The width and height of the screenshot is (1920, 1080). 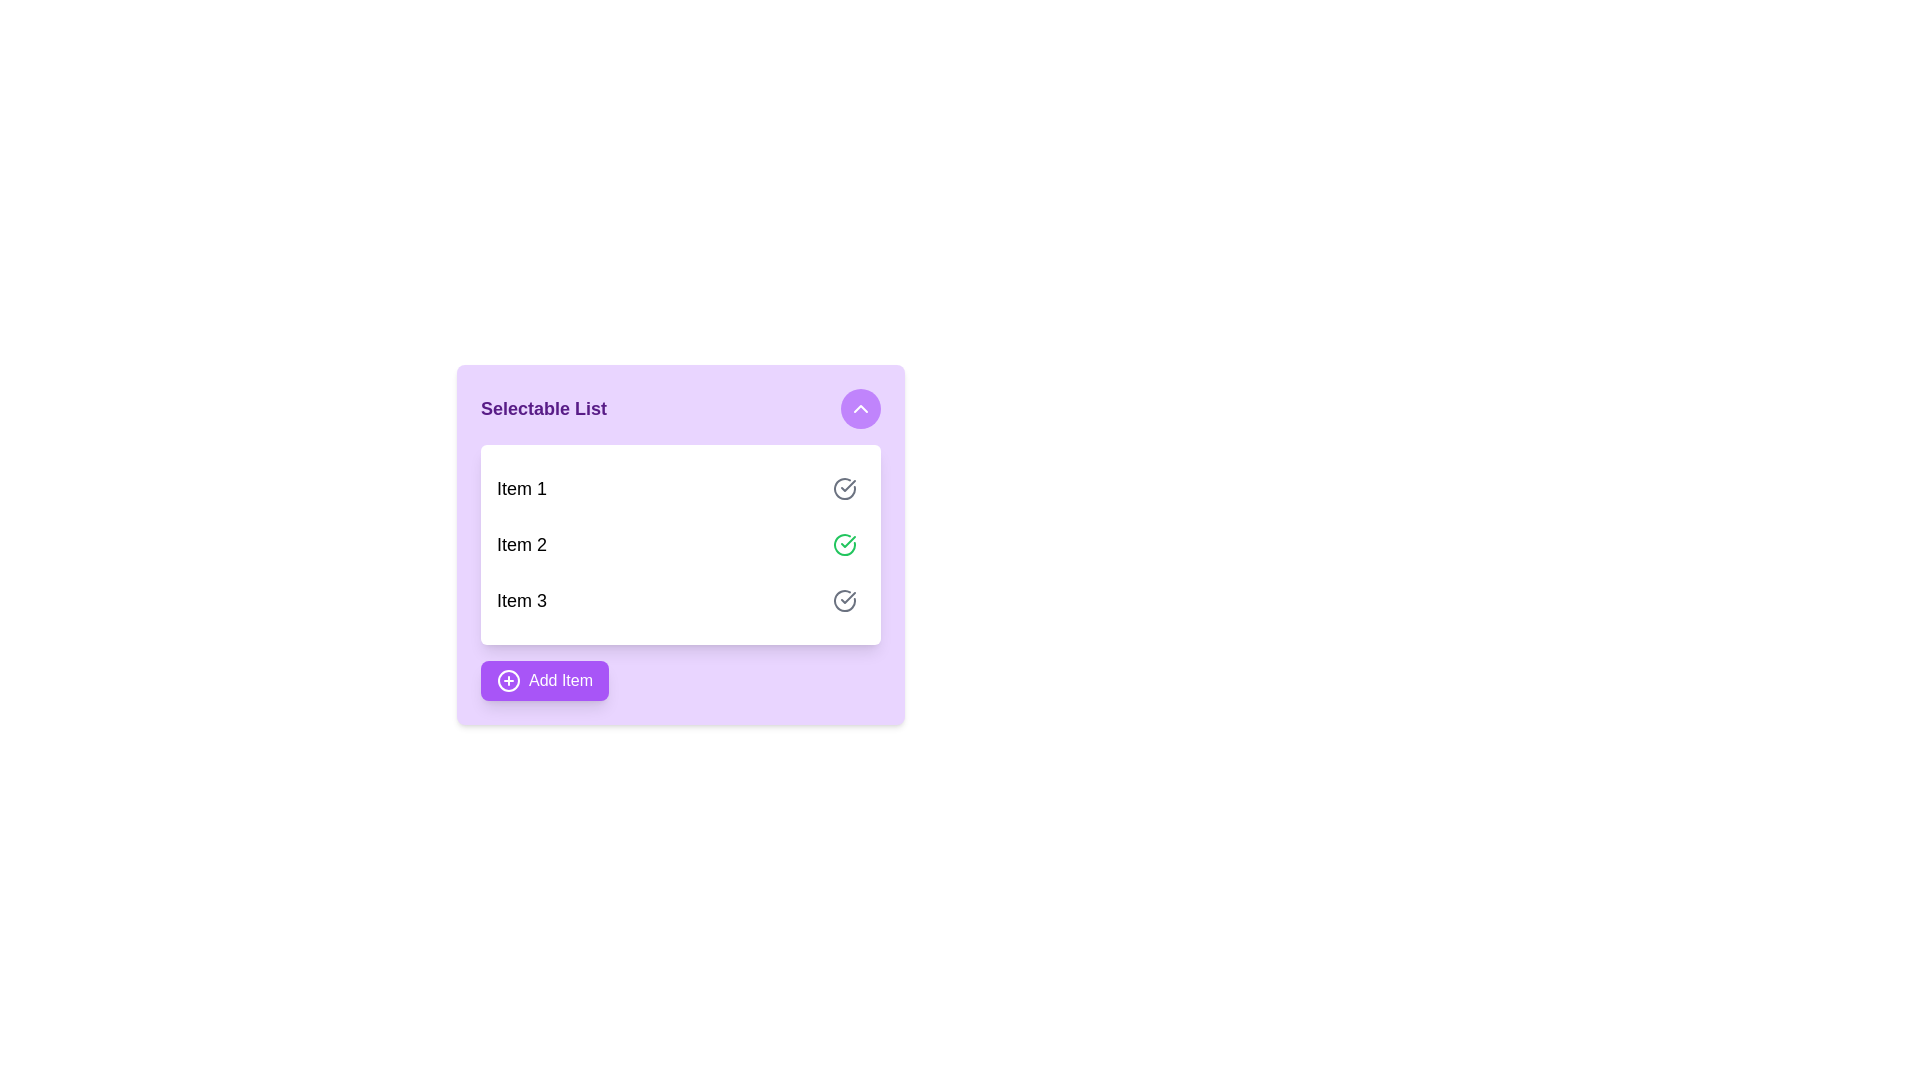 What do you see at coordinates (522, 600) in the screenshot?
I see `the text label that serves as an identifier for the selectable list item located at the bottom-most position, below 'Item 2' and above the 'Add Item' button` at bounding box center [522, 600].